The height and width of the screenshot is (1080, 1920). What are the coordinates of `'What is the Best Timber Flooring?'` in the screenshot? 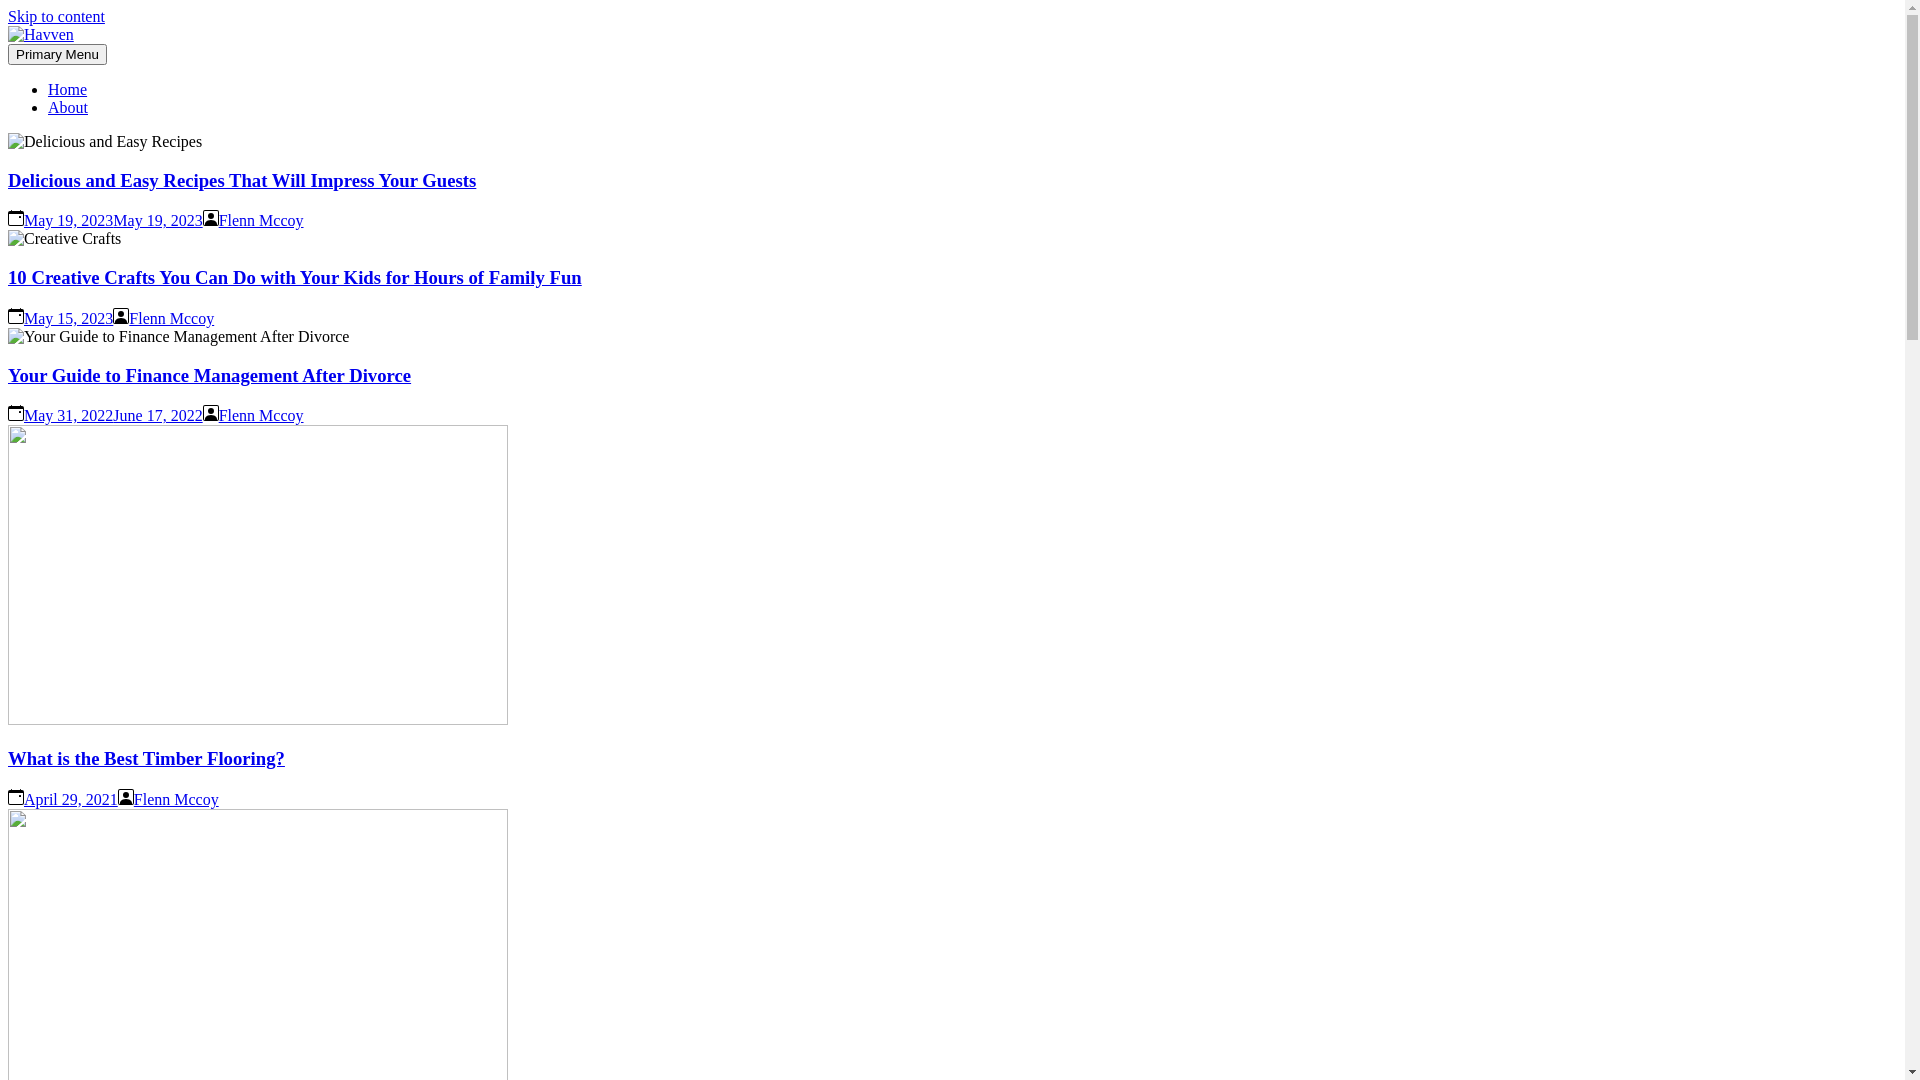 It's located at (145, 758).